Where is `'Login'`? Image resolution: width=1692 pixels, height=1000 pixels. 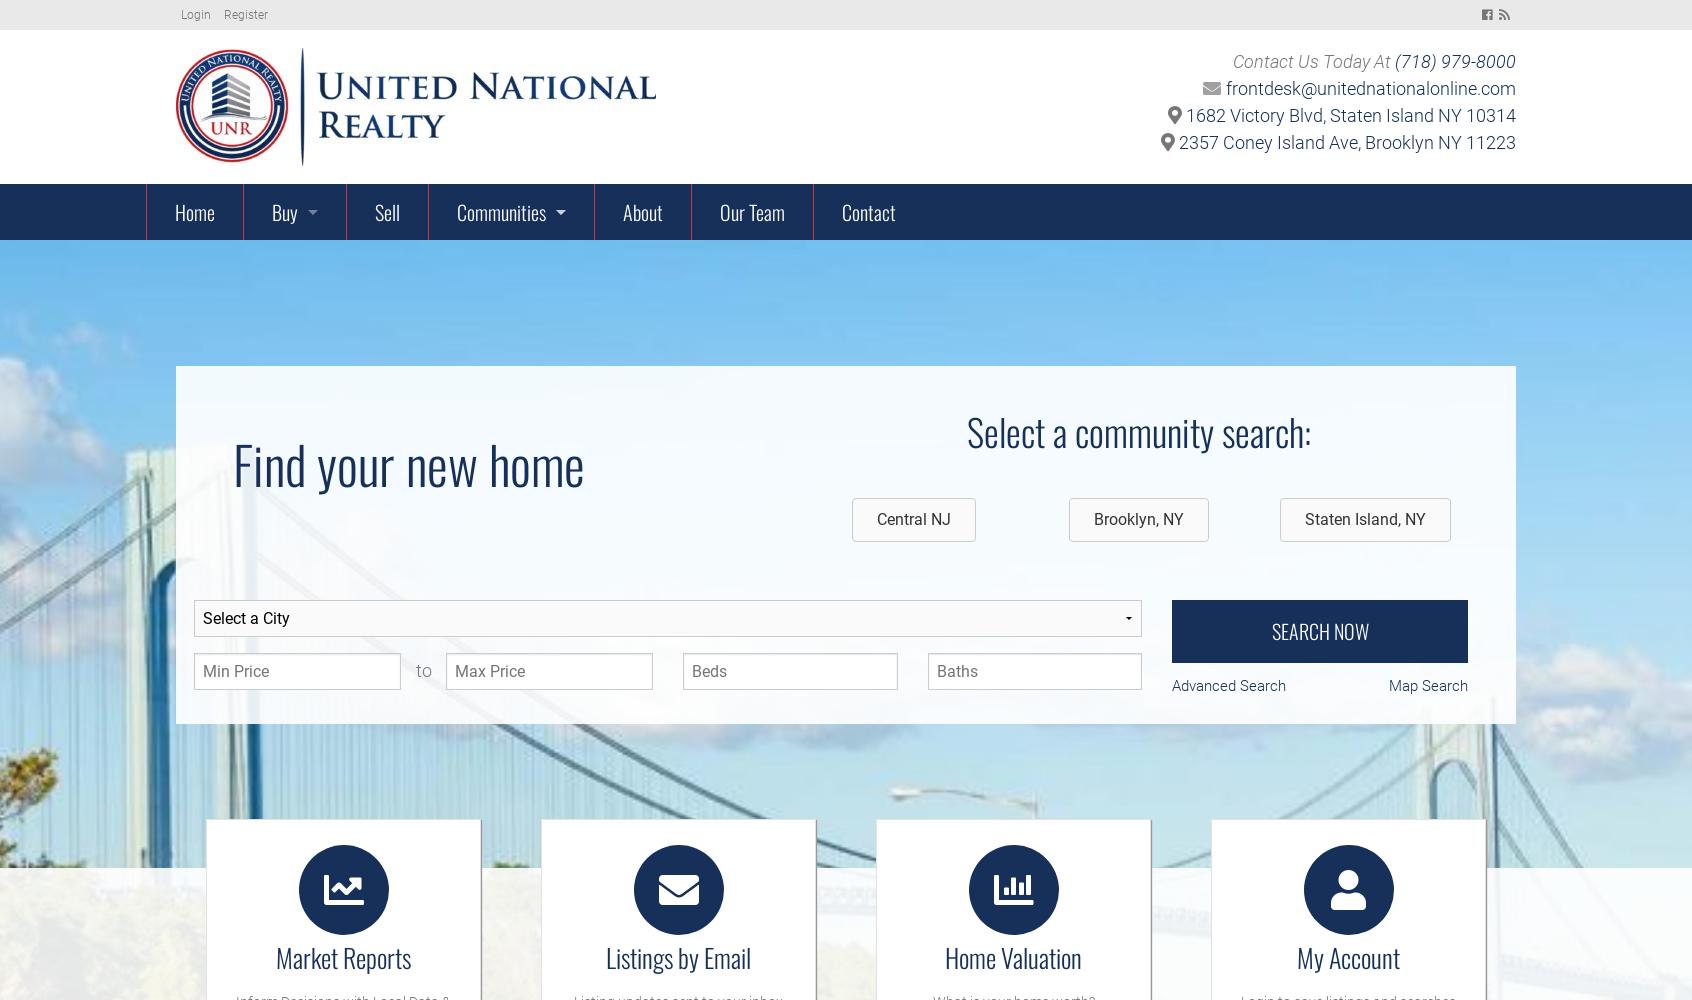
'Login' is located at coordinates (194, 15).